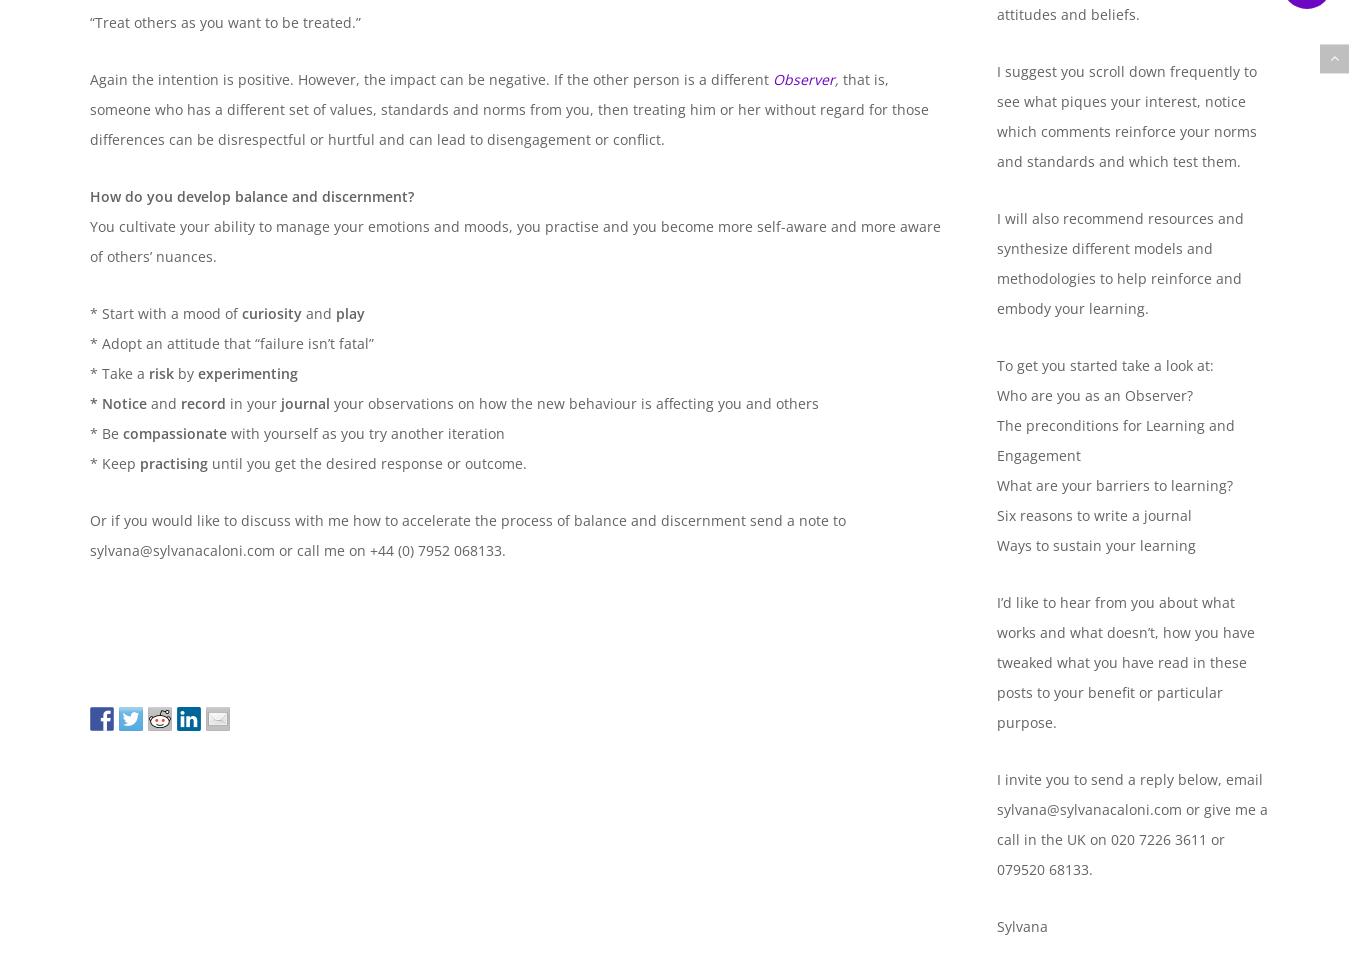 Image resolution: width=1366 pixels, height=957 pixels. Describe the element at coordinates (231, 343) in the screenshot. I see `'* Adopt an attitude that “failure isn’t fatal”'` at that location.